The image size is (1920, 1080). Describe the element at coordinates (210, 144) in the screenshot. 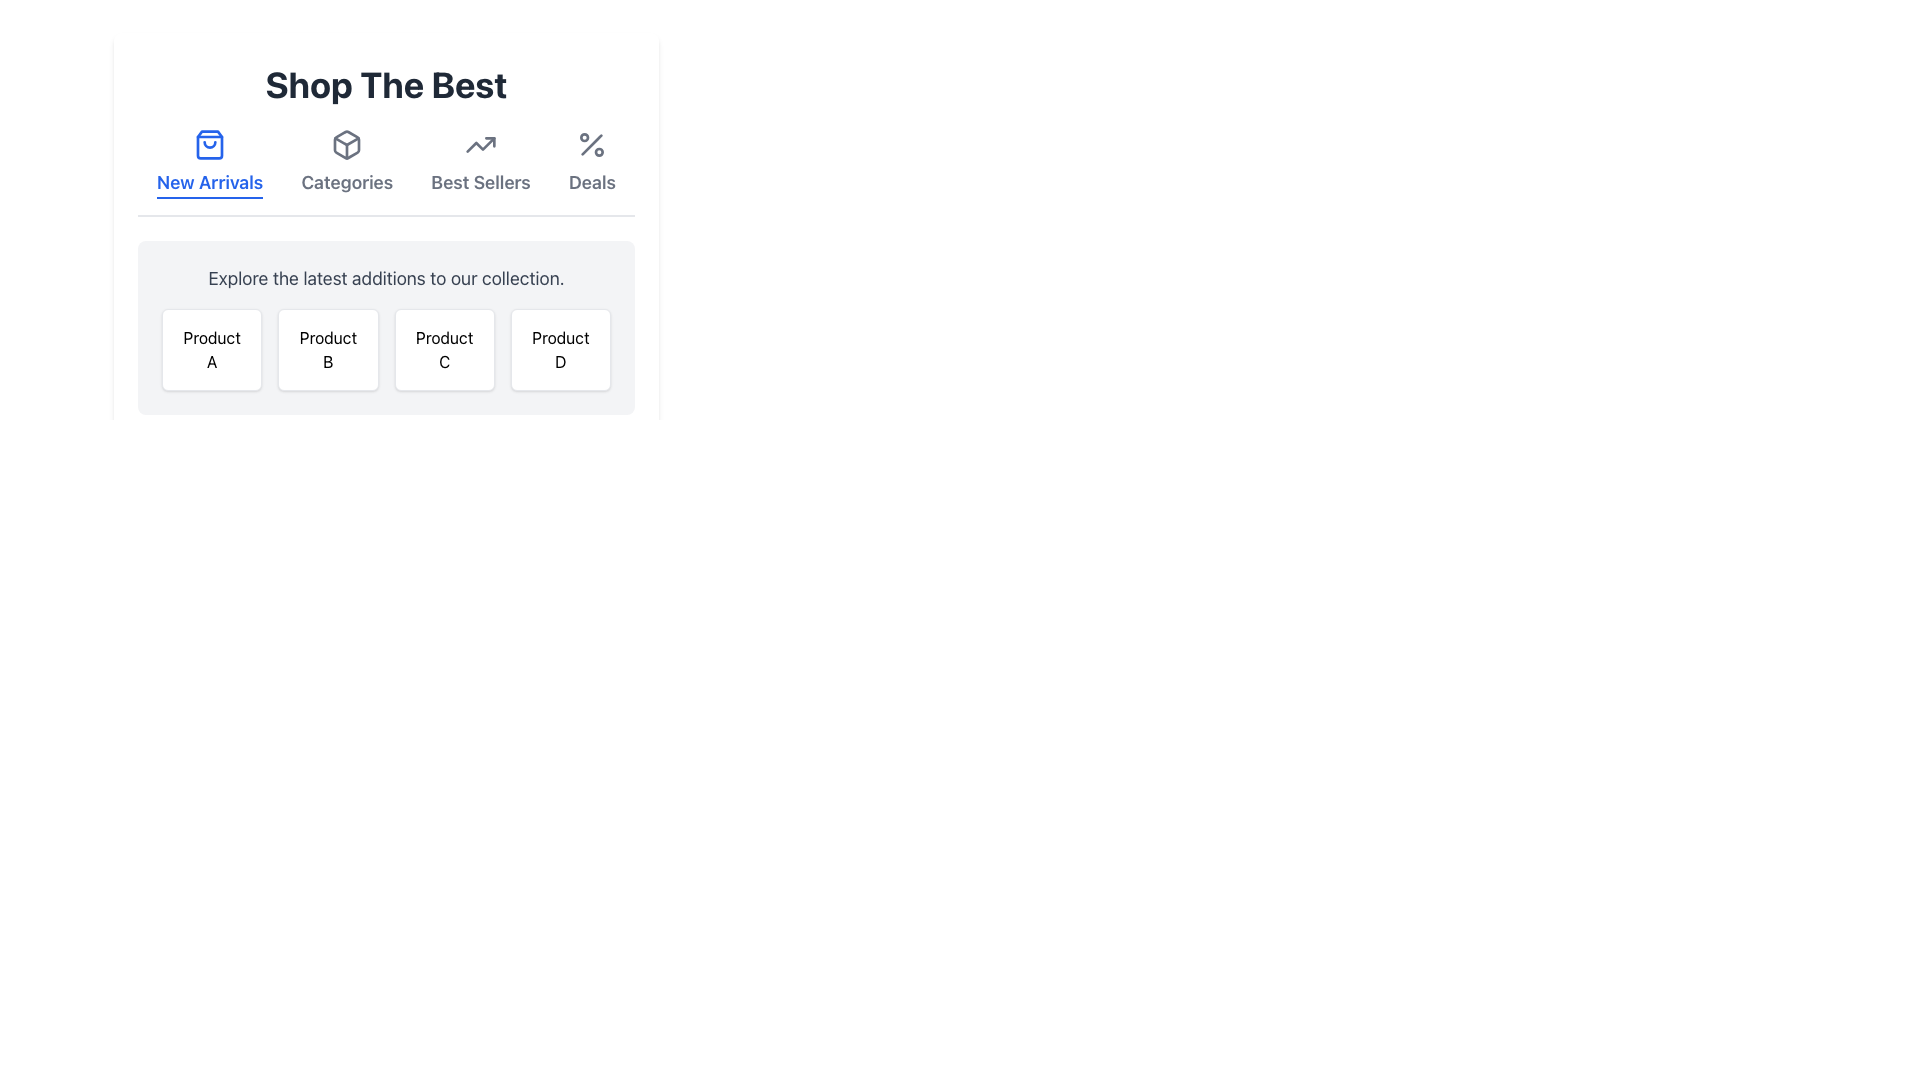

I see `the blue shopping bag icon located in the upper-left segment of the interface, directly above the 'New Arrivals' label` at that location.